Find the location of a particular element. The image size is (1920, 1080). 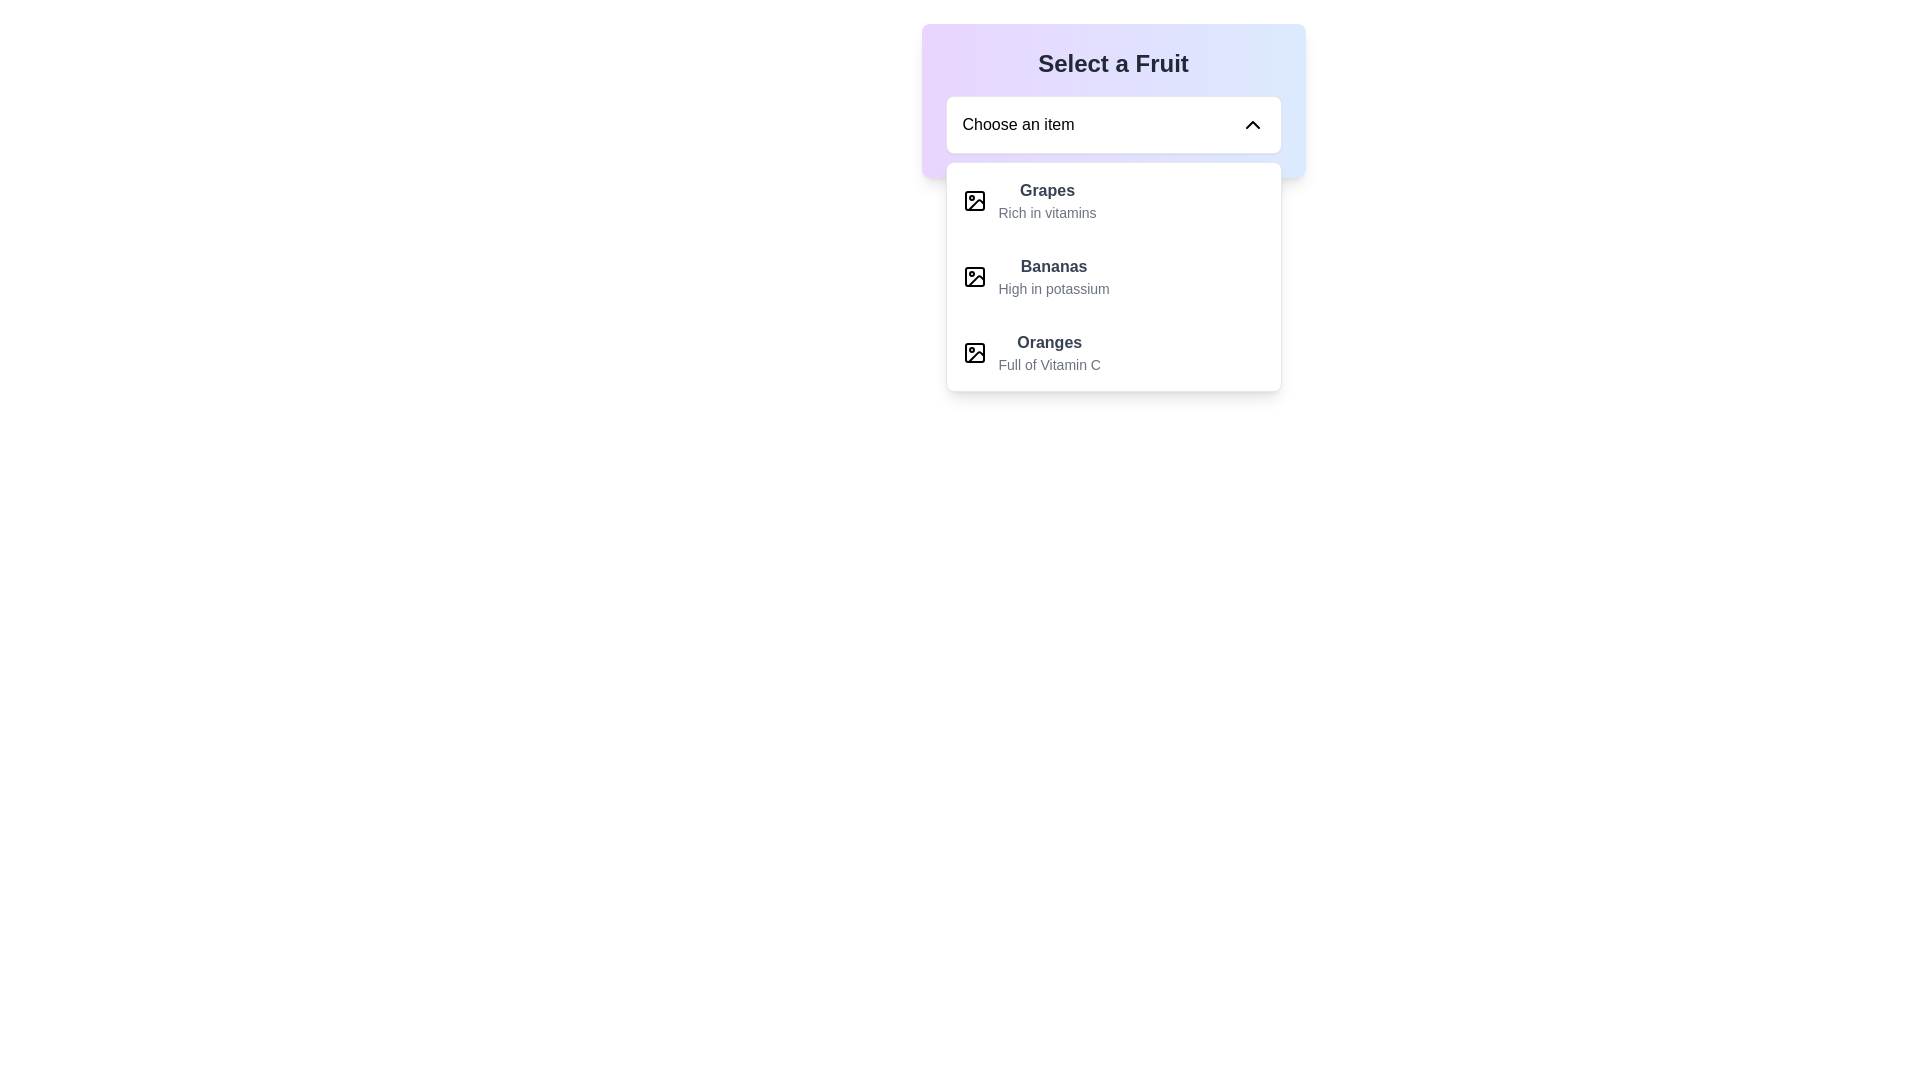

the 'Oranges' icon in the dropdown menu, which is located to the left of the text 'Oranges' and 'Full of Vitamin C'. This icon is the third in the sequence, following the icons for 'Grapes' and 'Bananas' is located at coordinates (980, 352).